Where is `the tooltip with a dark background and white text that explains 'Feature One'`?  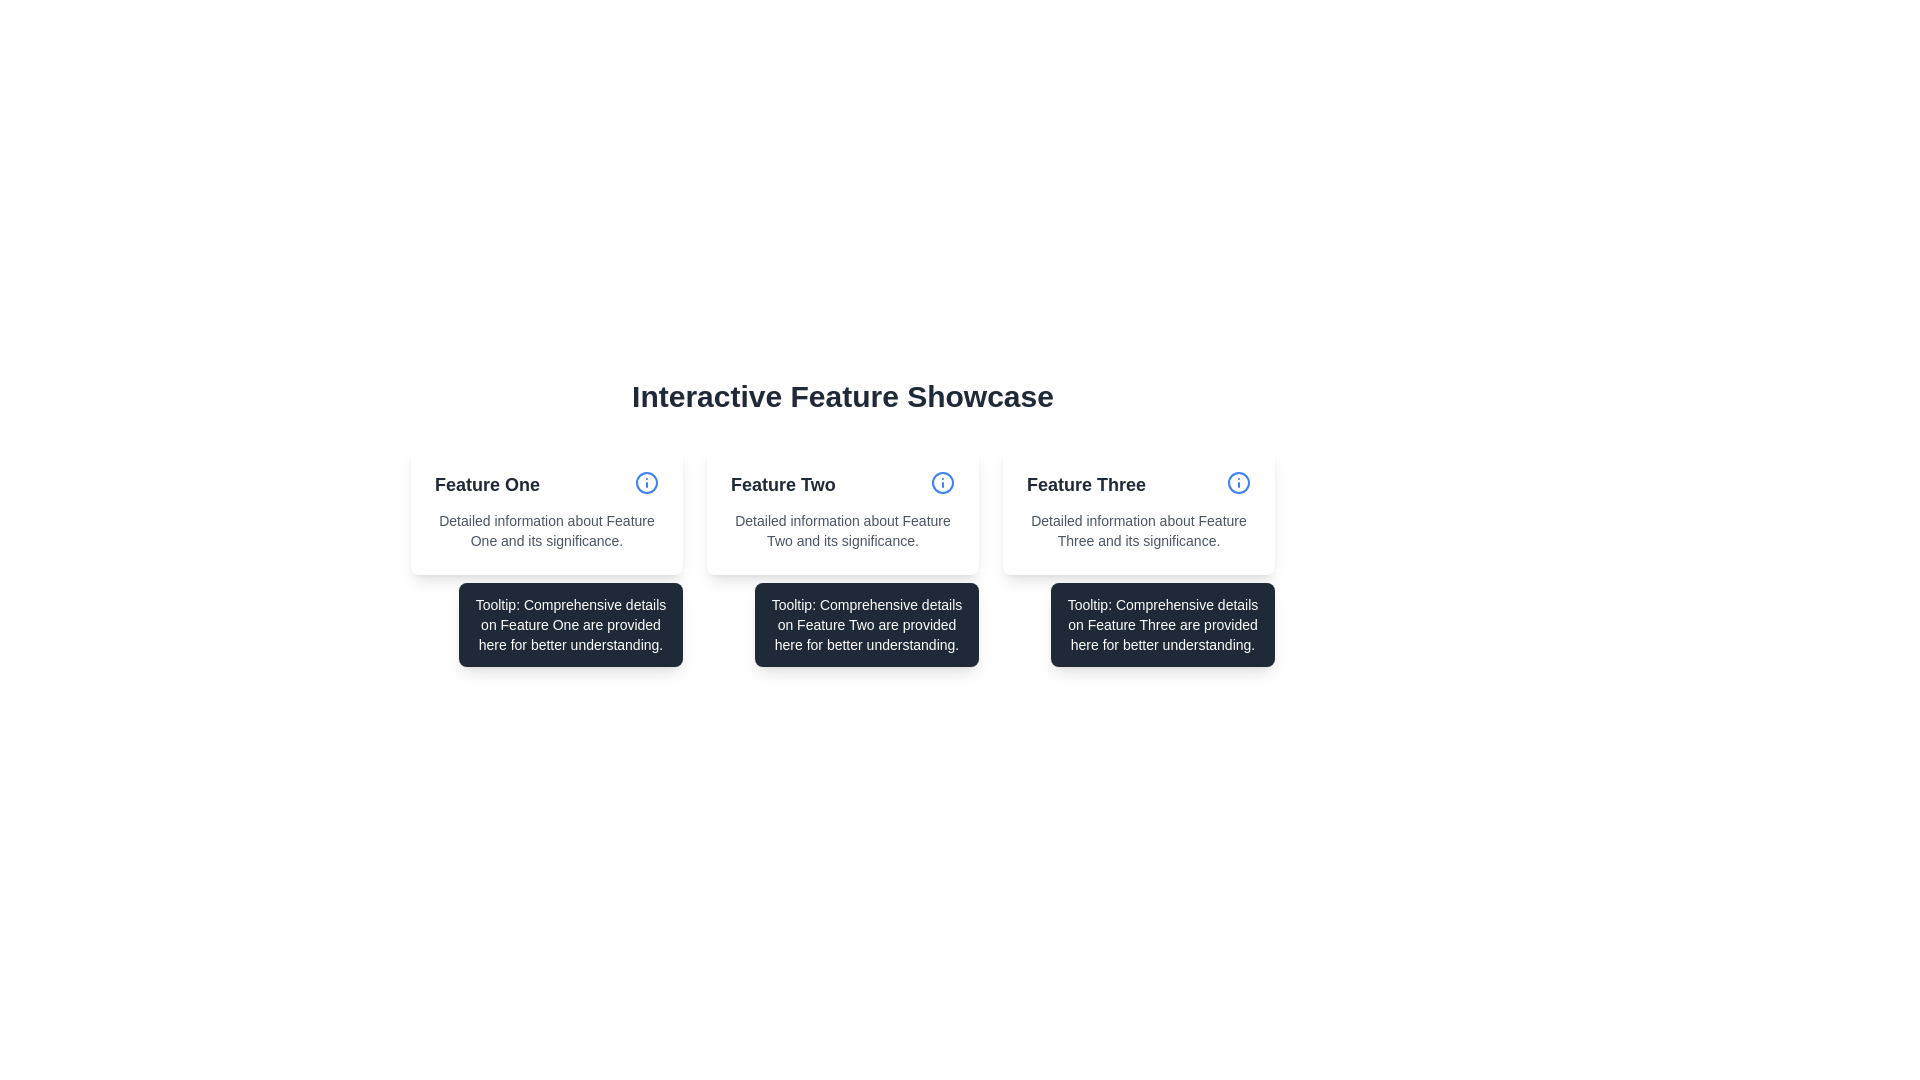 the tooltip with a dark background and white text that explains 'Feature One' is located at coordinates (570, 623).